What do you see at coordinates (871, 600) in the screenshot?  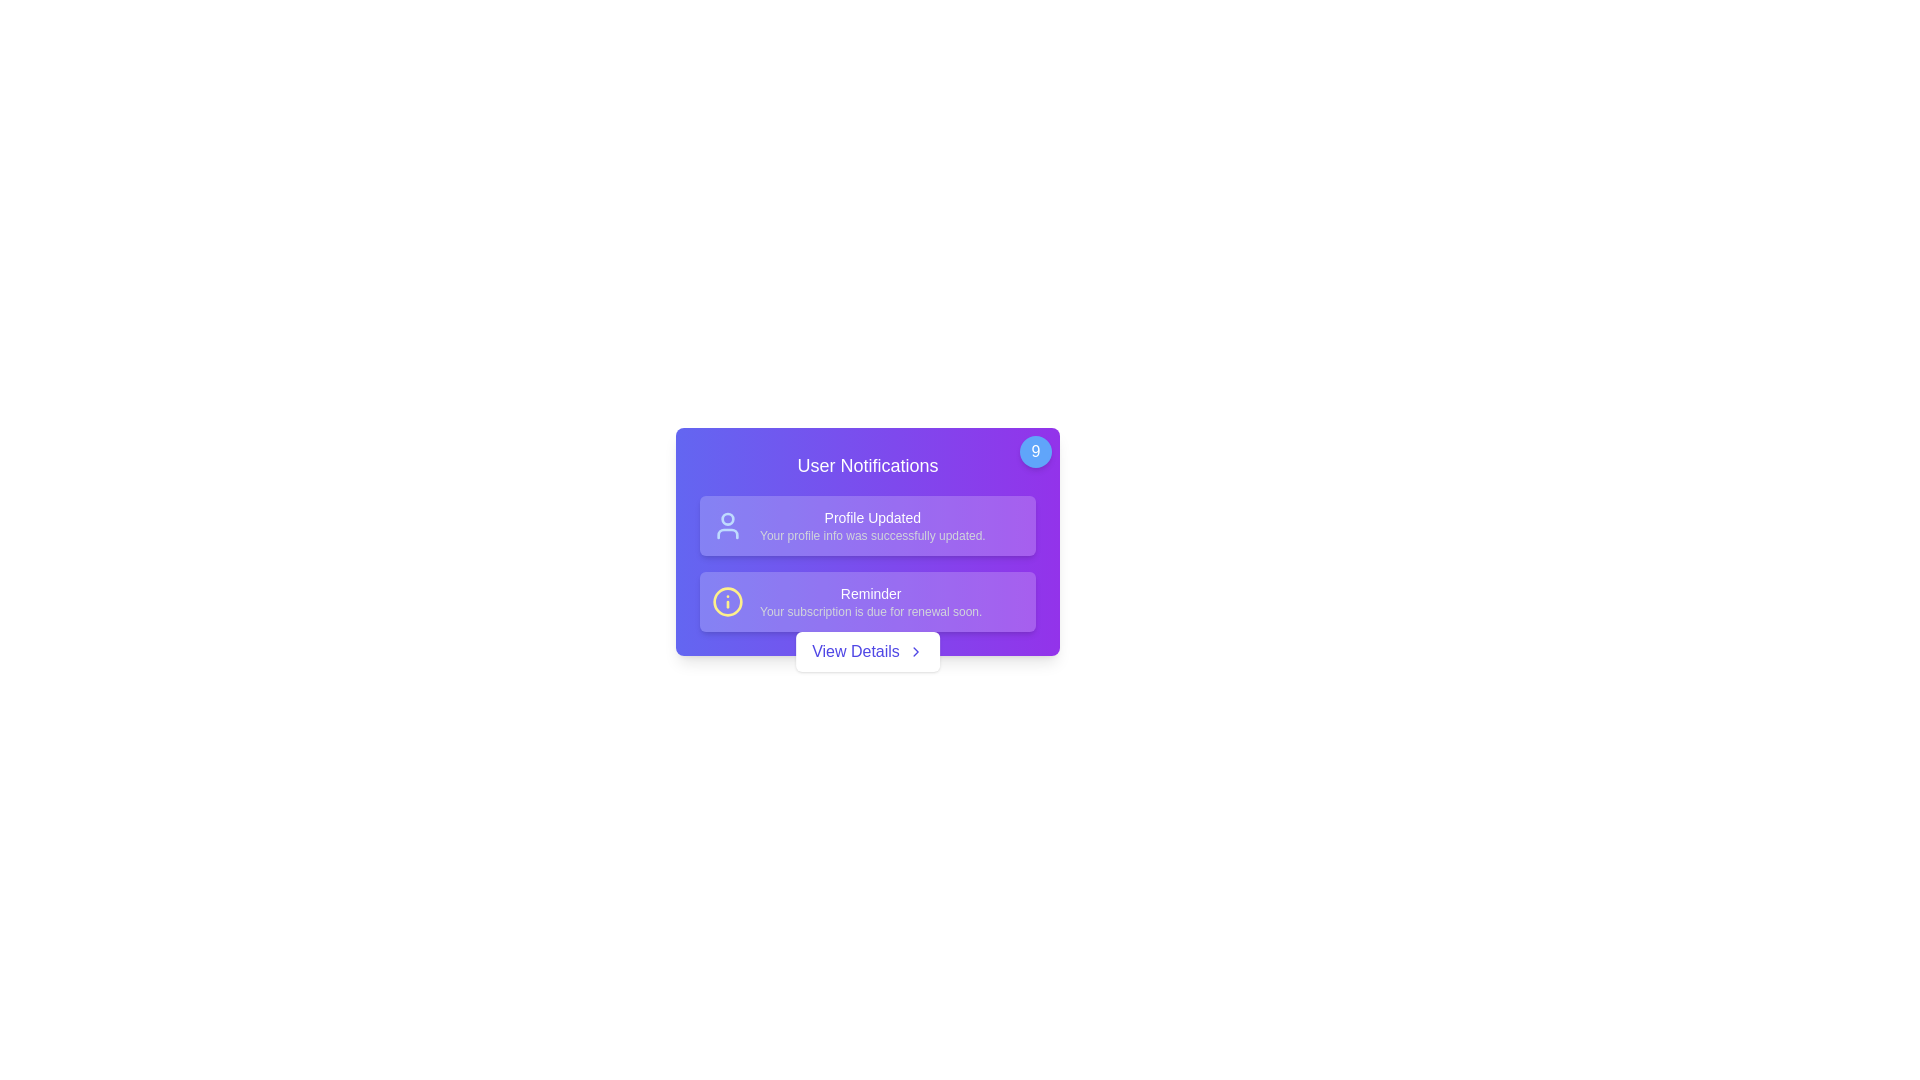 I see `message displayed in the second notification card of the 'User Notifications' section, which states 'Your subscription is due for renewal soon.'` at bounding box center [871, 600].